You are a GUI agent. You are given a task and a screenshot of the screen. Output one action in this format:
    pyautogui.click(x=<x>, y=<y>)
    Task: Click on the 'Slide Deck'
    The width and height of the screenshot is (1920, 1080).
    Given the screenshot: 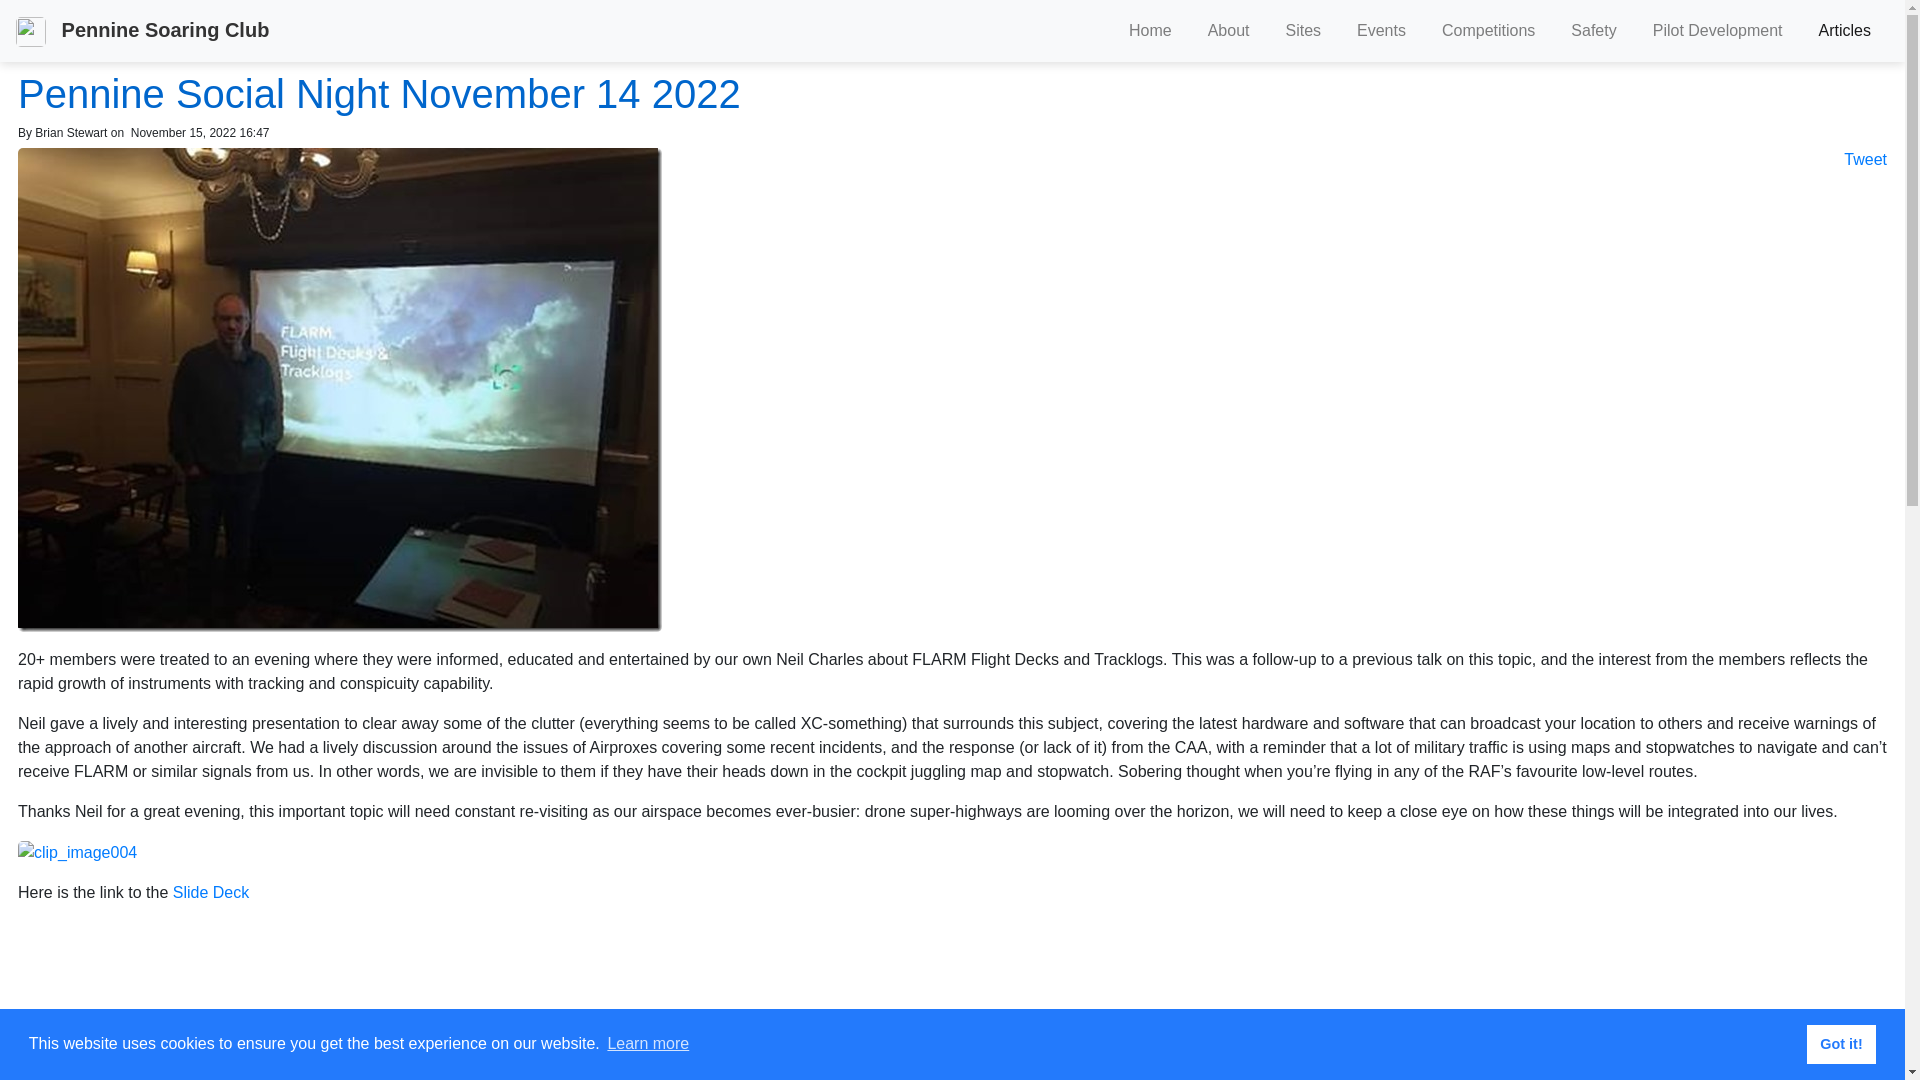 What is the action you would take?
    pyautogui.click(x=211, y=891)
    